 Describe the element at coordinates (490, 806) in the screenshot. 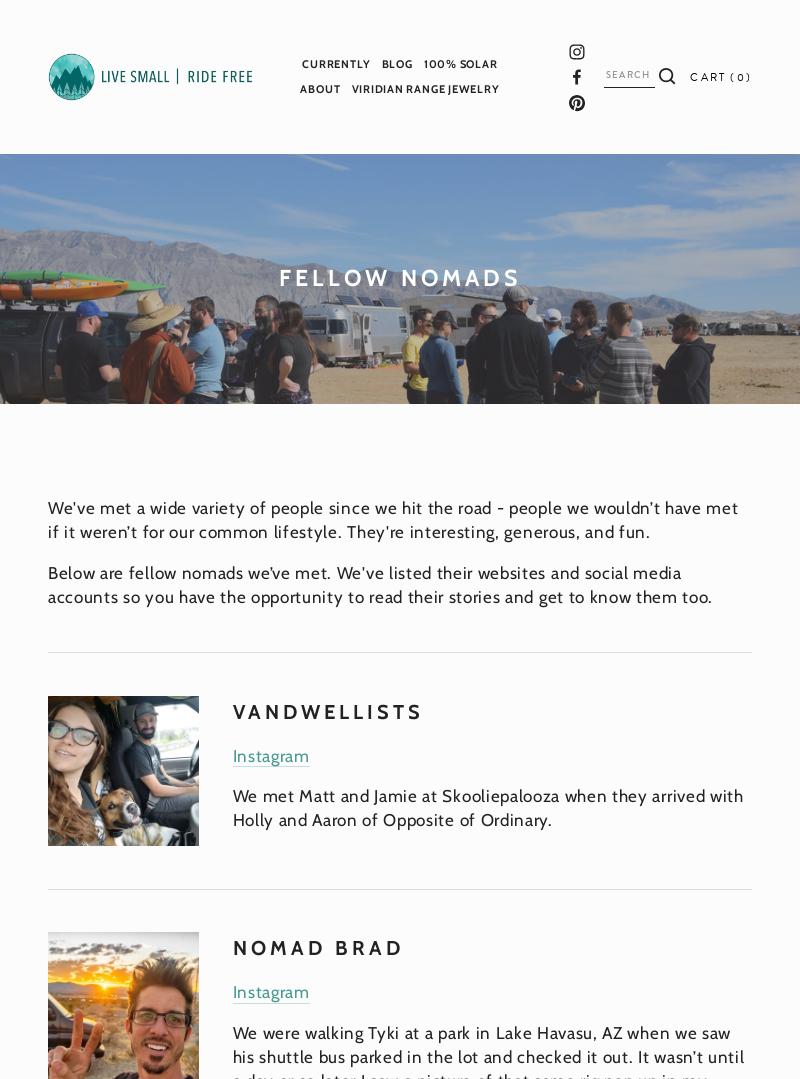

I see `'We met Matt and Jamie at Skooliepalooza when they arrived with Holly and Aaron of Opposite of Ordinary.'` at that location.